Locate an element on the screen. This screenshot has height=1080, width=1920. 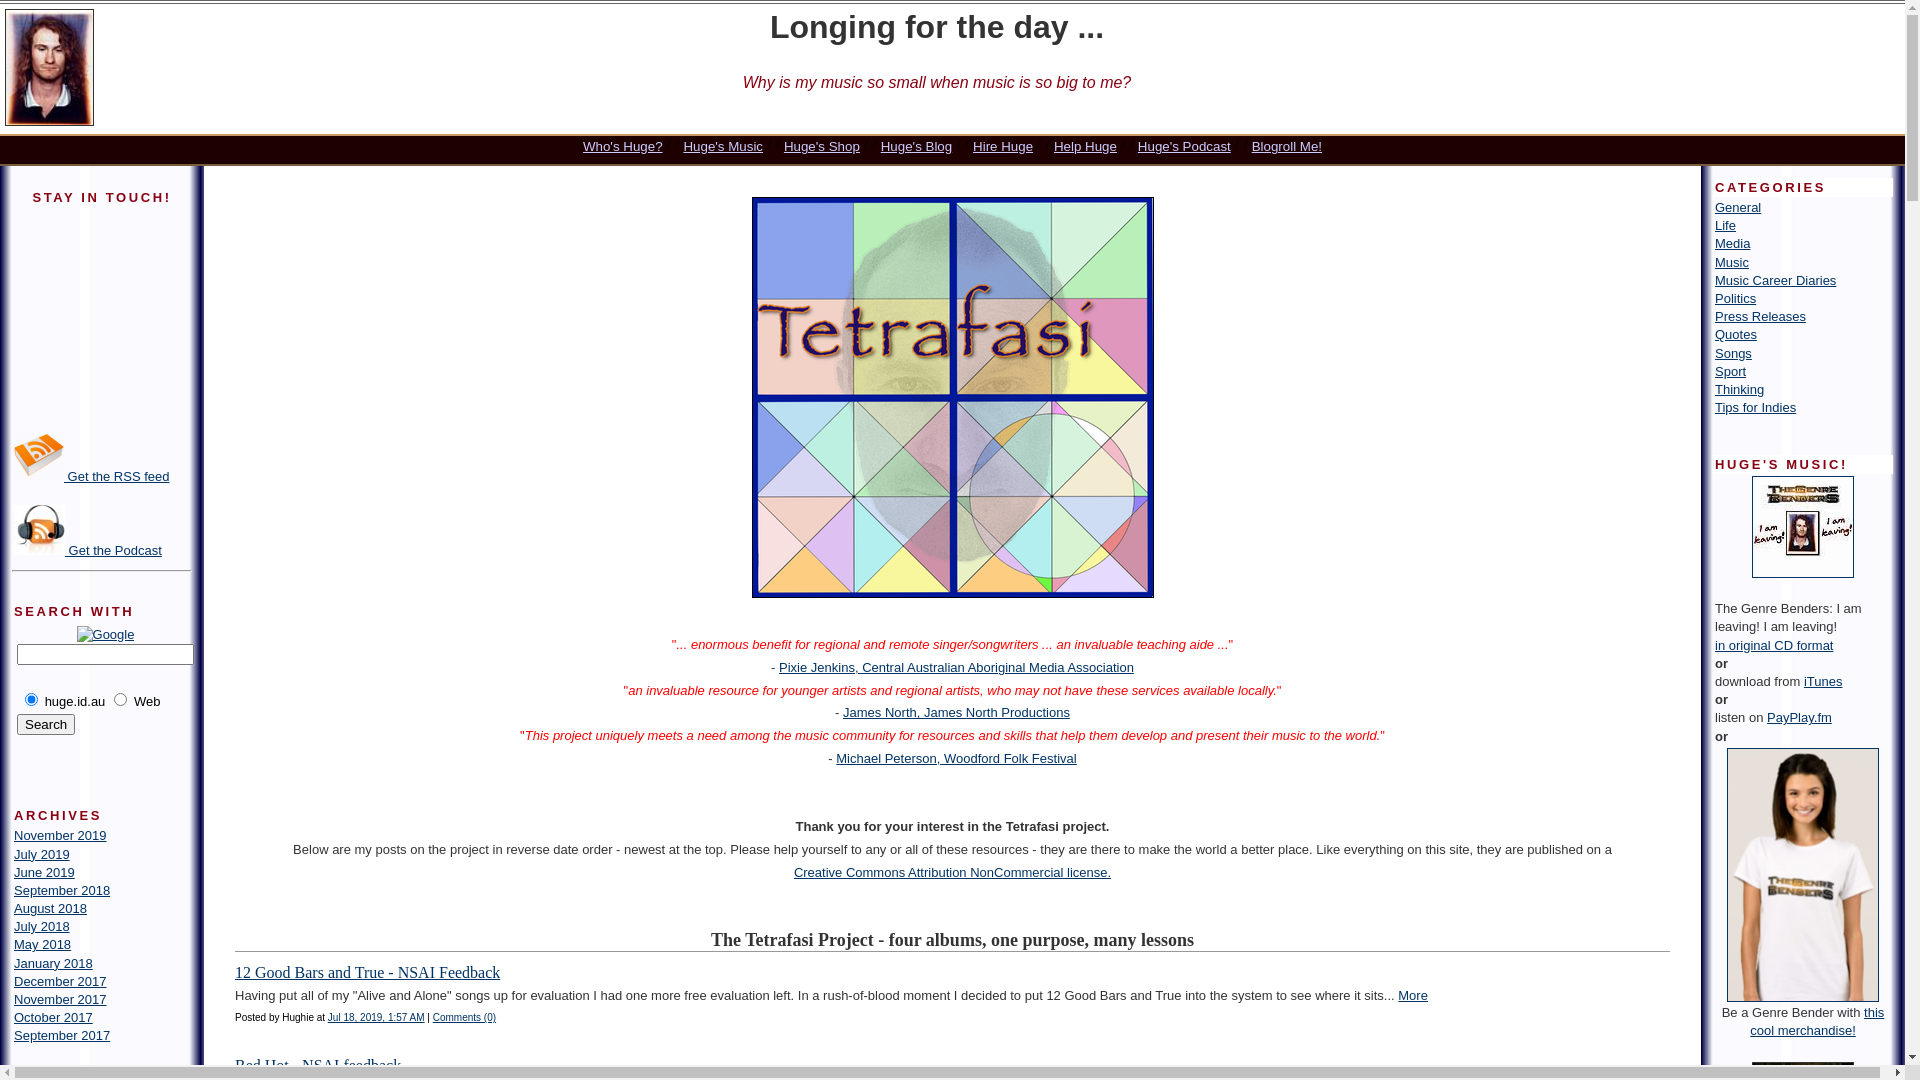
'November 2017' is located at coordinates (14, 999).